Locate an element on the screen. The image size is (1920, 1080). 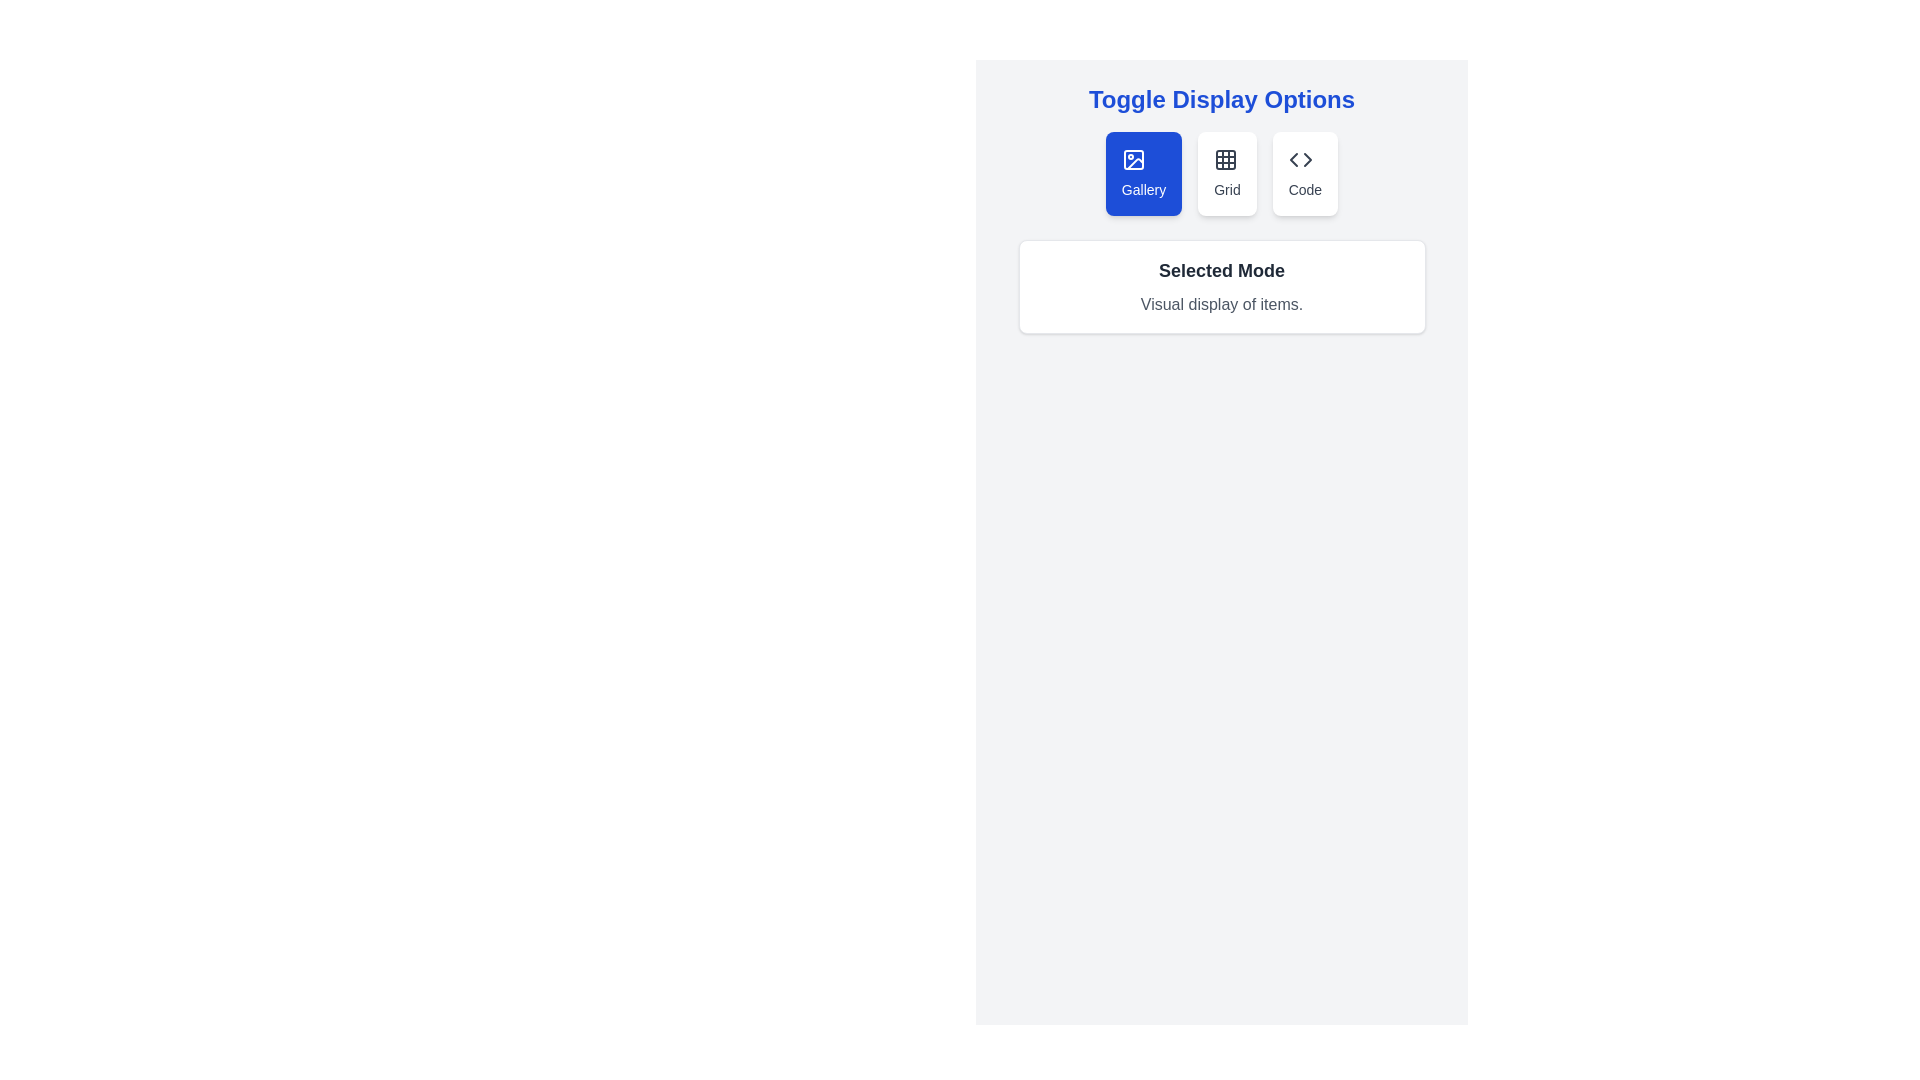
the Gallery button to toggle the display mode is located at coordinates (1144, 172).